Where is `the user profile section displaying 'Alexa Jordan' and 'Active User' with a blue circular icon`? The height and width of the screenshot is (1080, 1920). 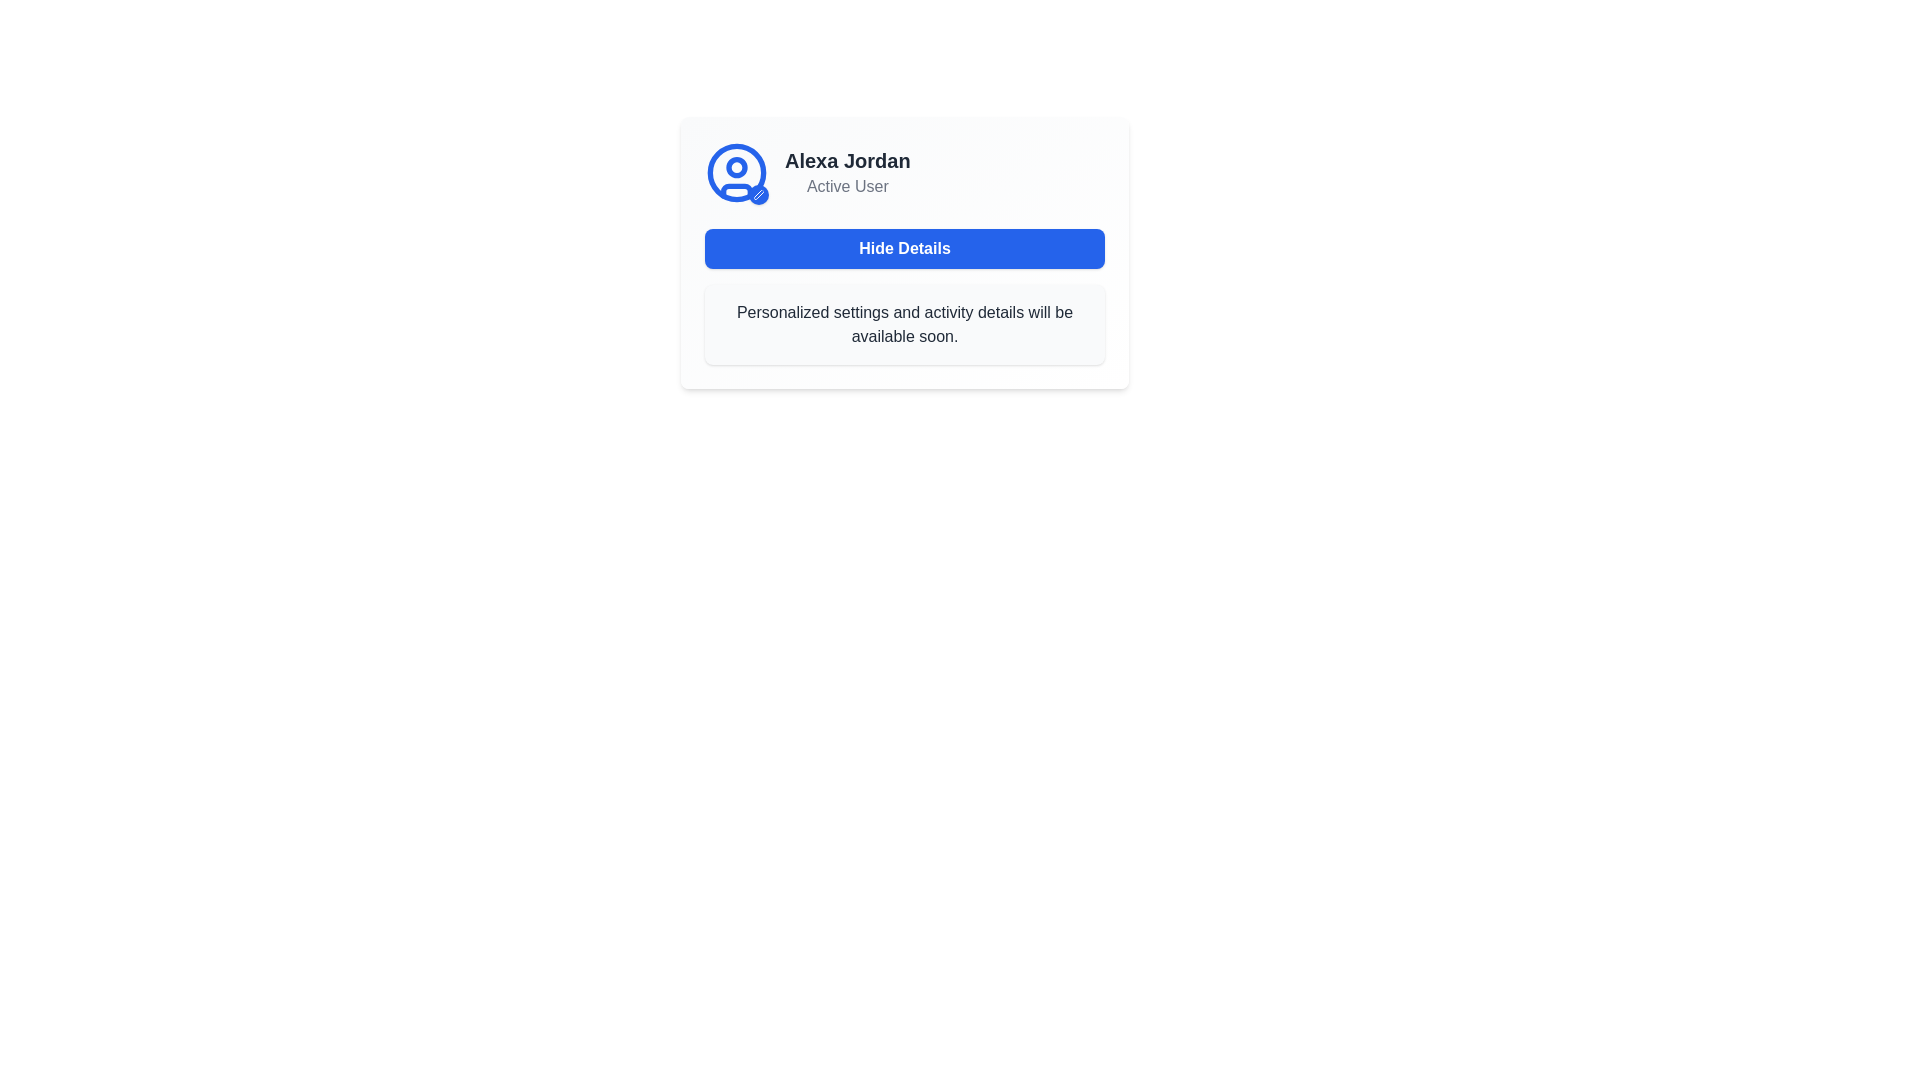 the user profile section displaying 'Alexa Jordan' and 'Active User' with a blue circular icon is located at coordinates (904, 172).